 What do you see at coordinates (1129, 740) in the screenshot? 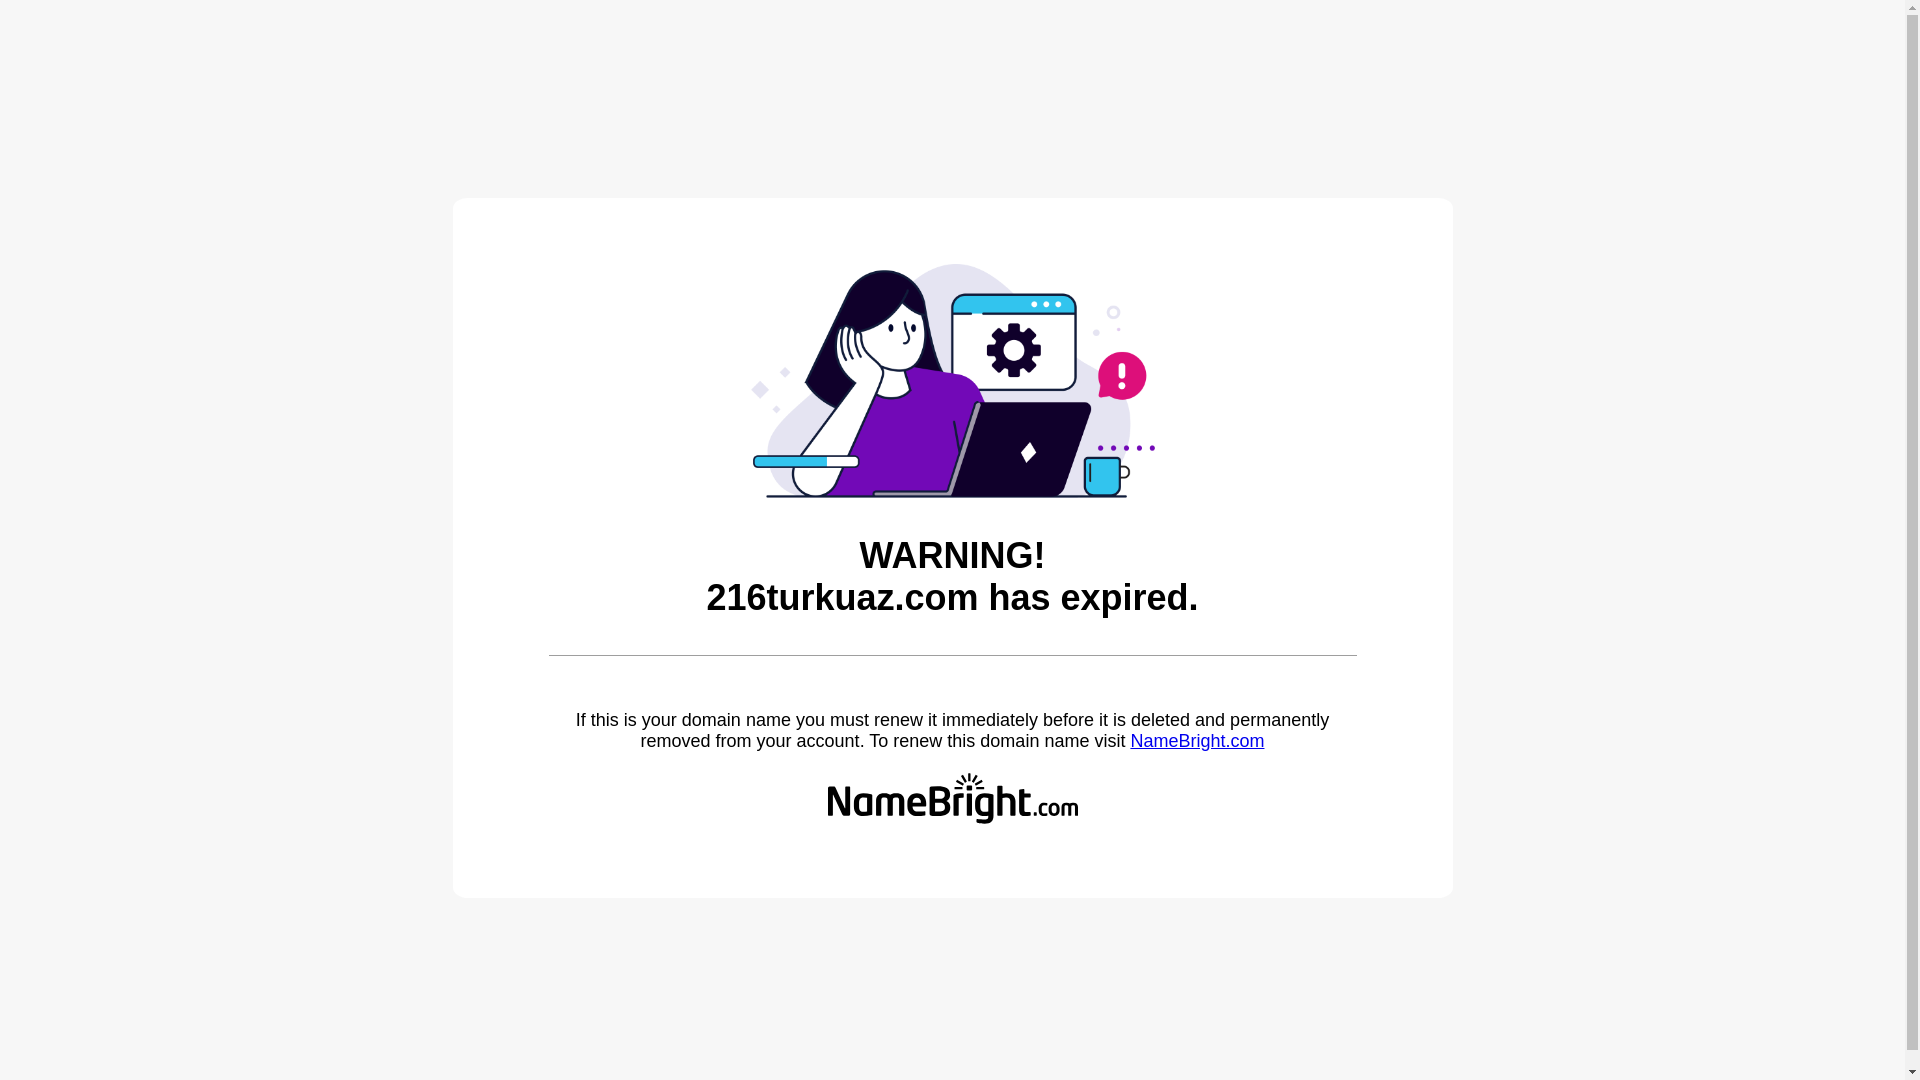
I see `'NameBright.com'` at bounding box center [1129, 740].